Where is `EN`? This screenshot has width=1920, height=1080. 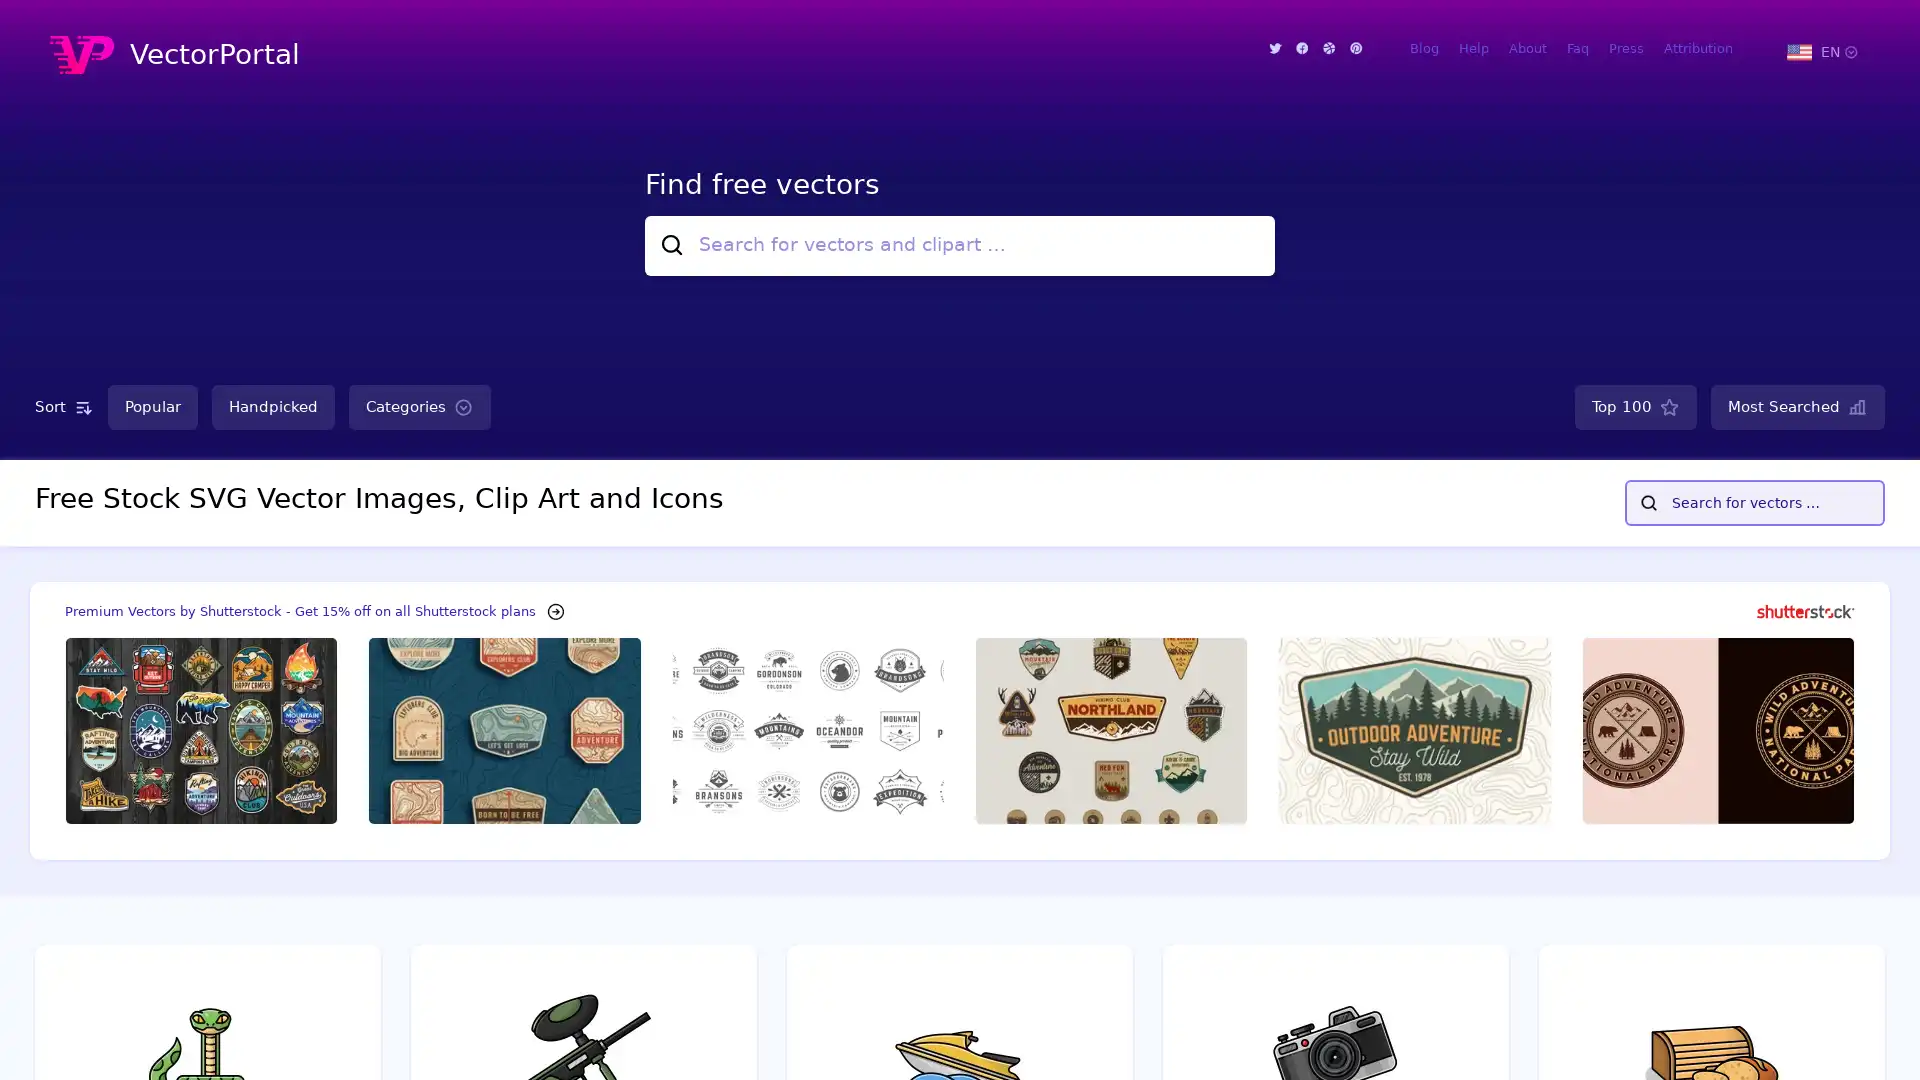
EN is located at coordinates (1821, 50).